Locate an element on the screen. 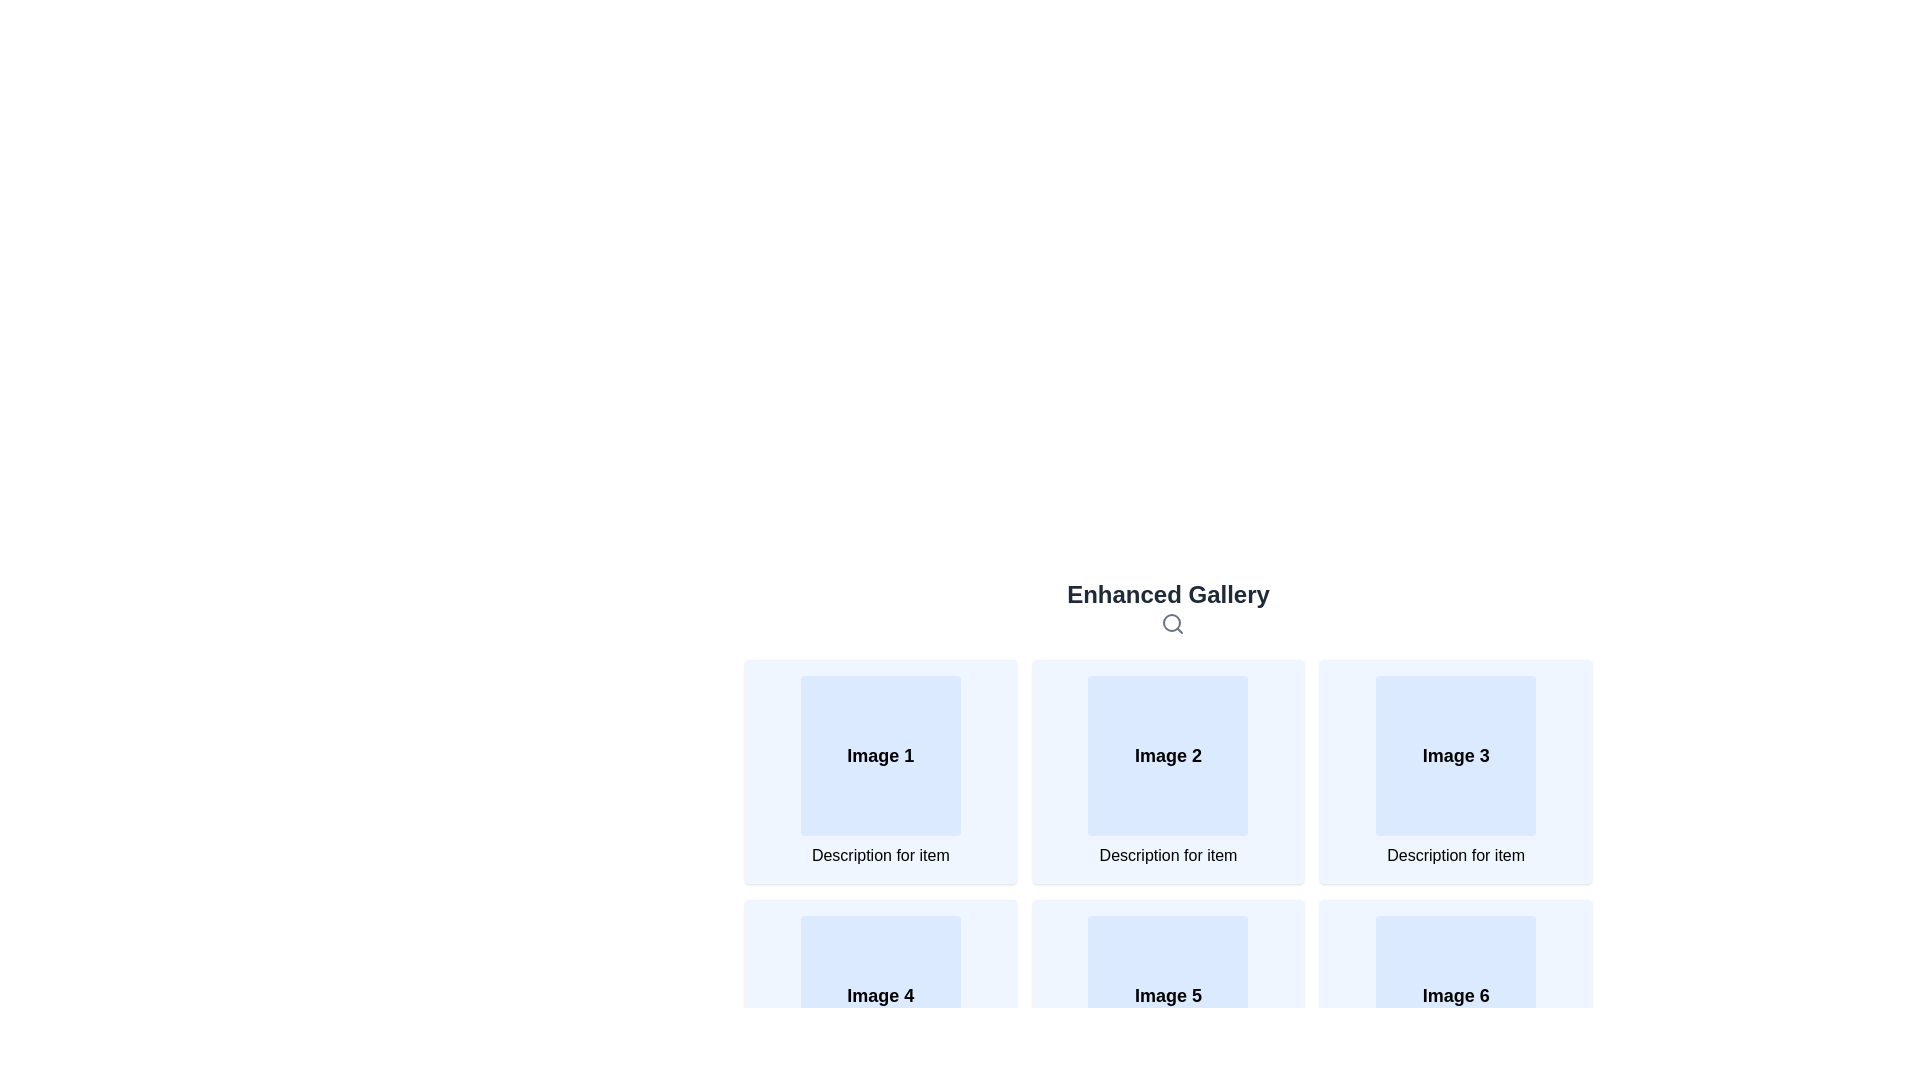 The height and width of the screenshot is (1080, 1920). the first square-shaped card with a light blue background that contains the text 'Image 1' in bold, centered within it is located at coordinates (880, 755).